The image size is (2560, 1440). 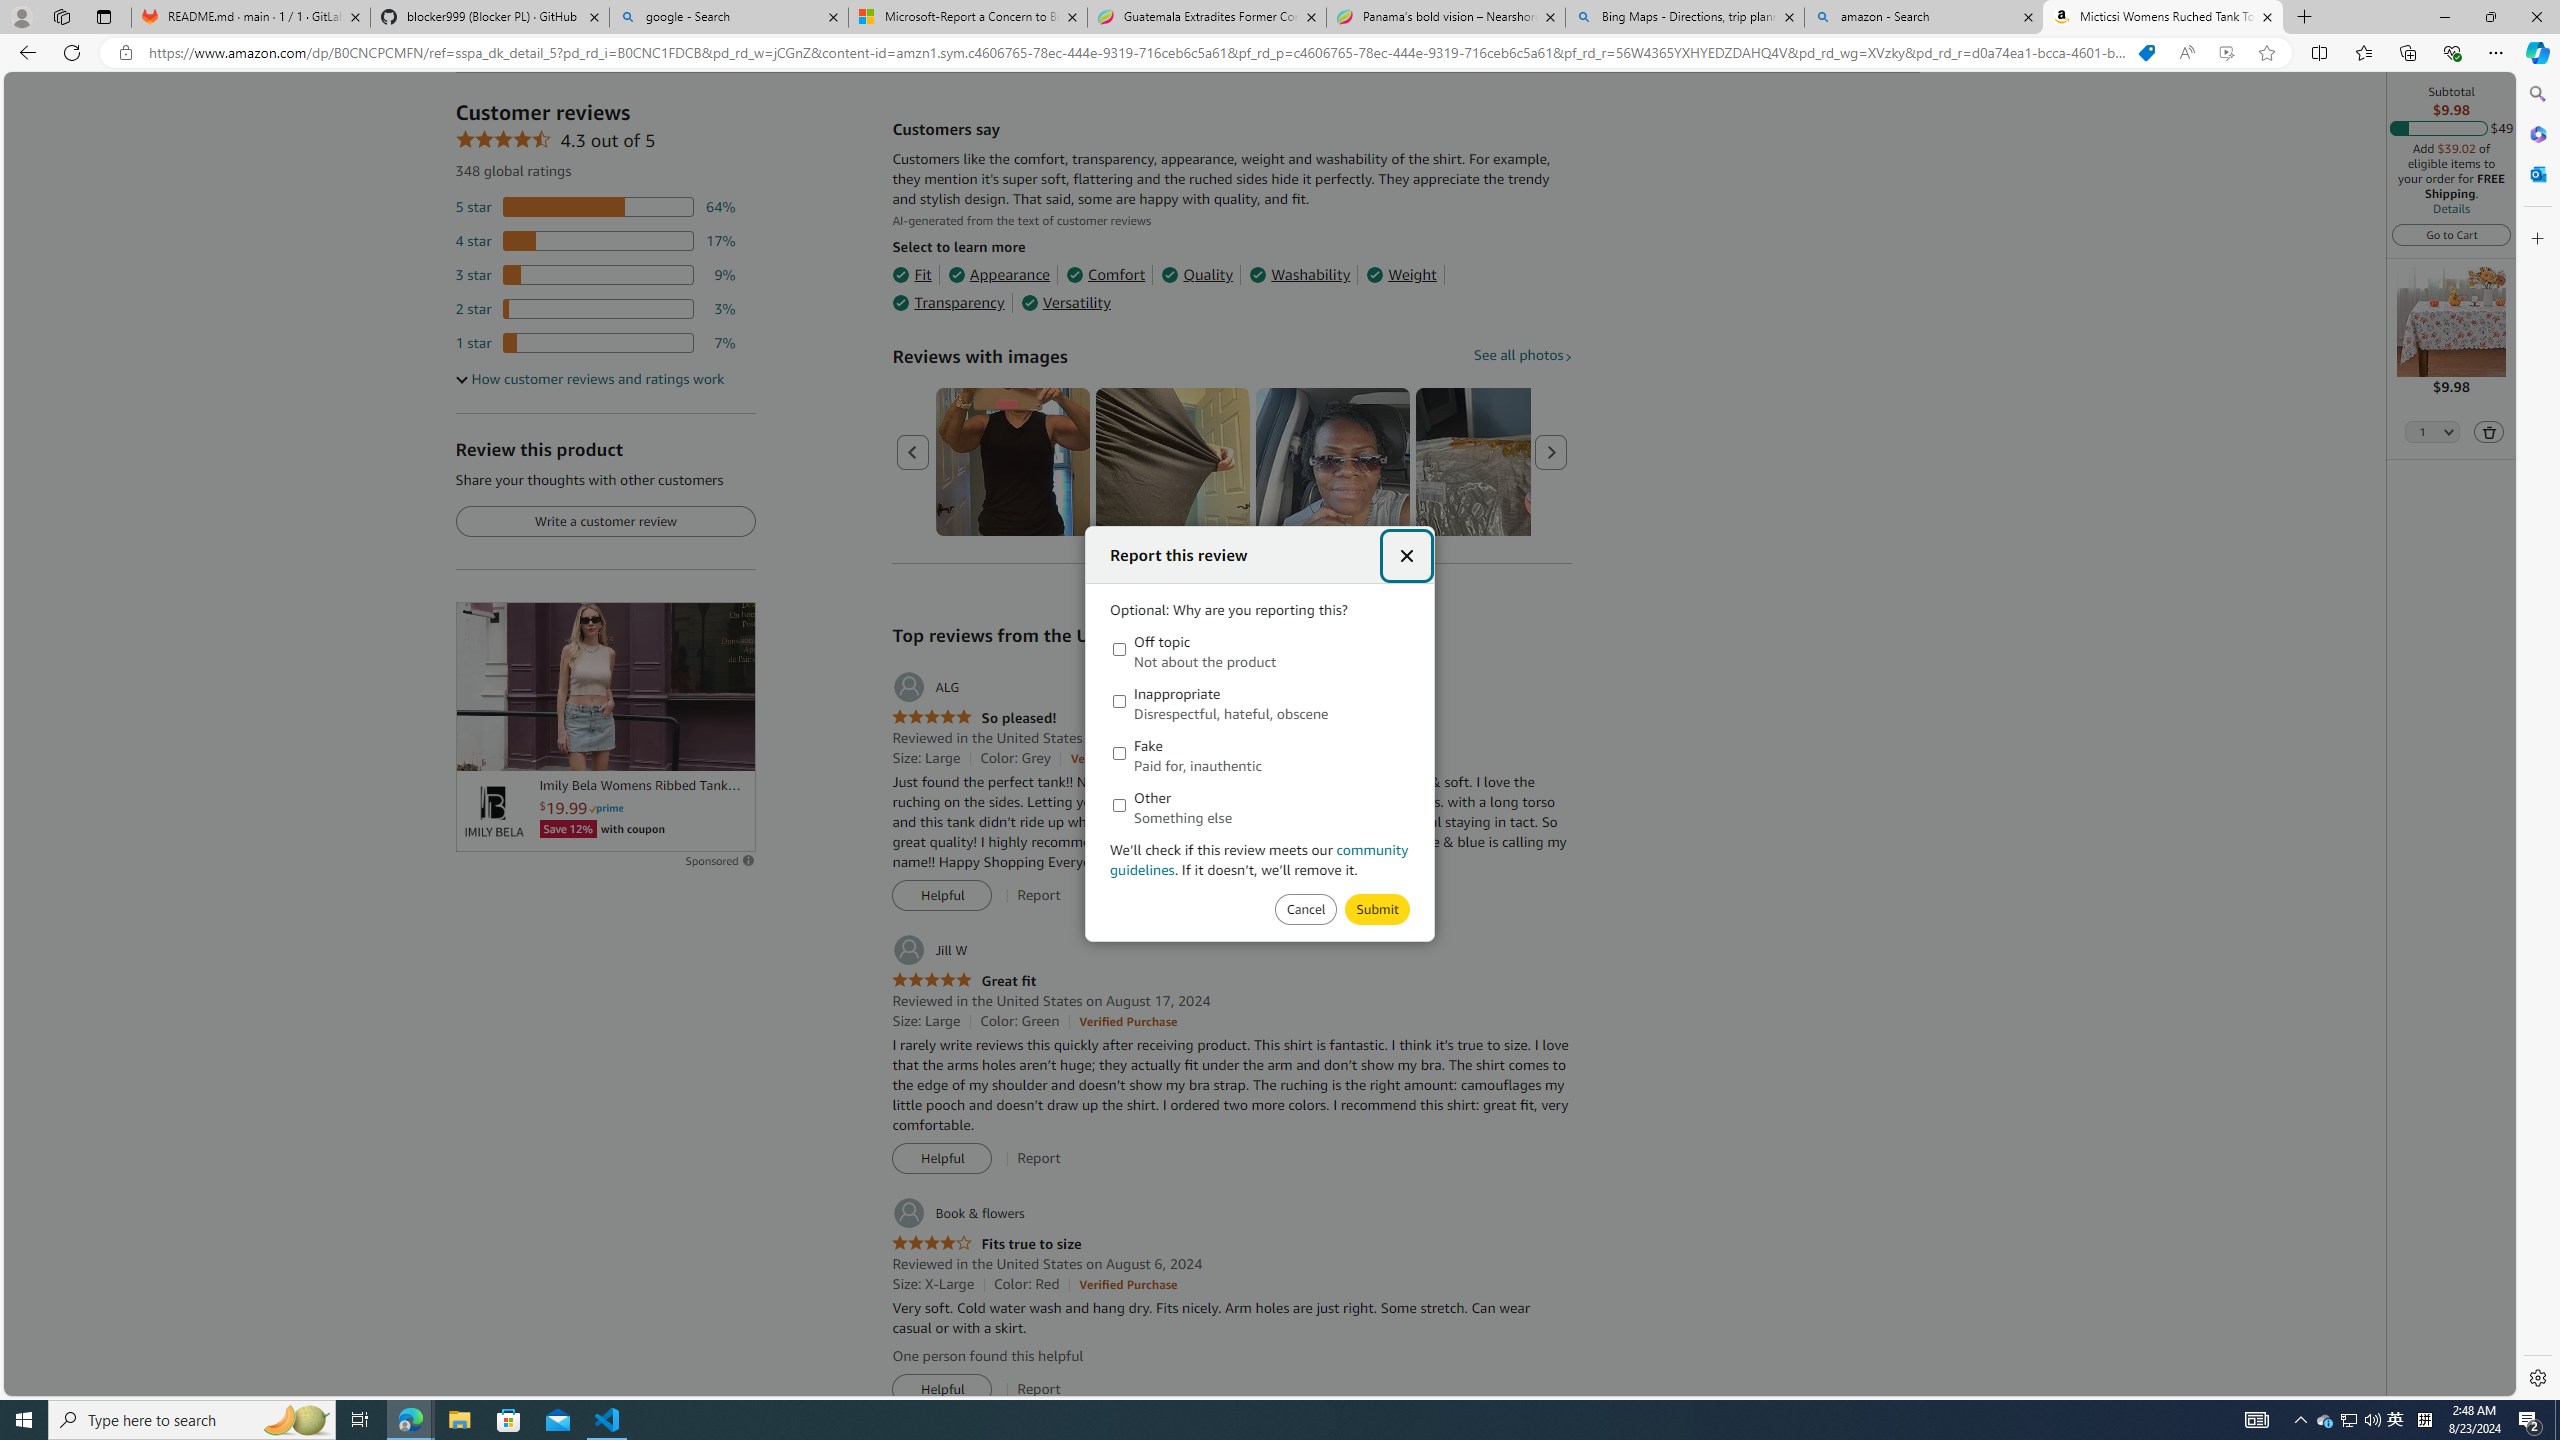 What do you see at coordinates (912, 451) in the screenshot?
I see `'Previous page'` at bounding box center [912, 451].